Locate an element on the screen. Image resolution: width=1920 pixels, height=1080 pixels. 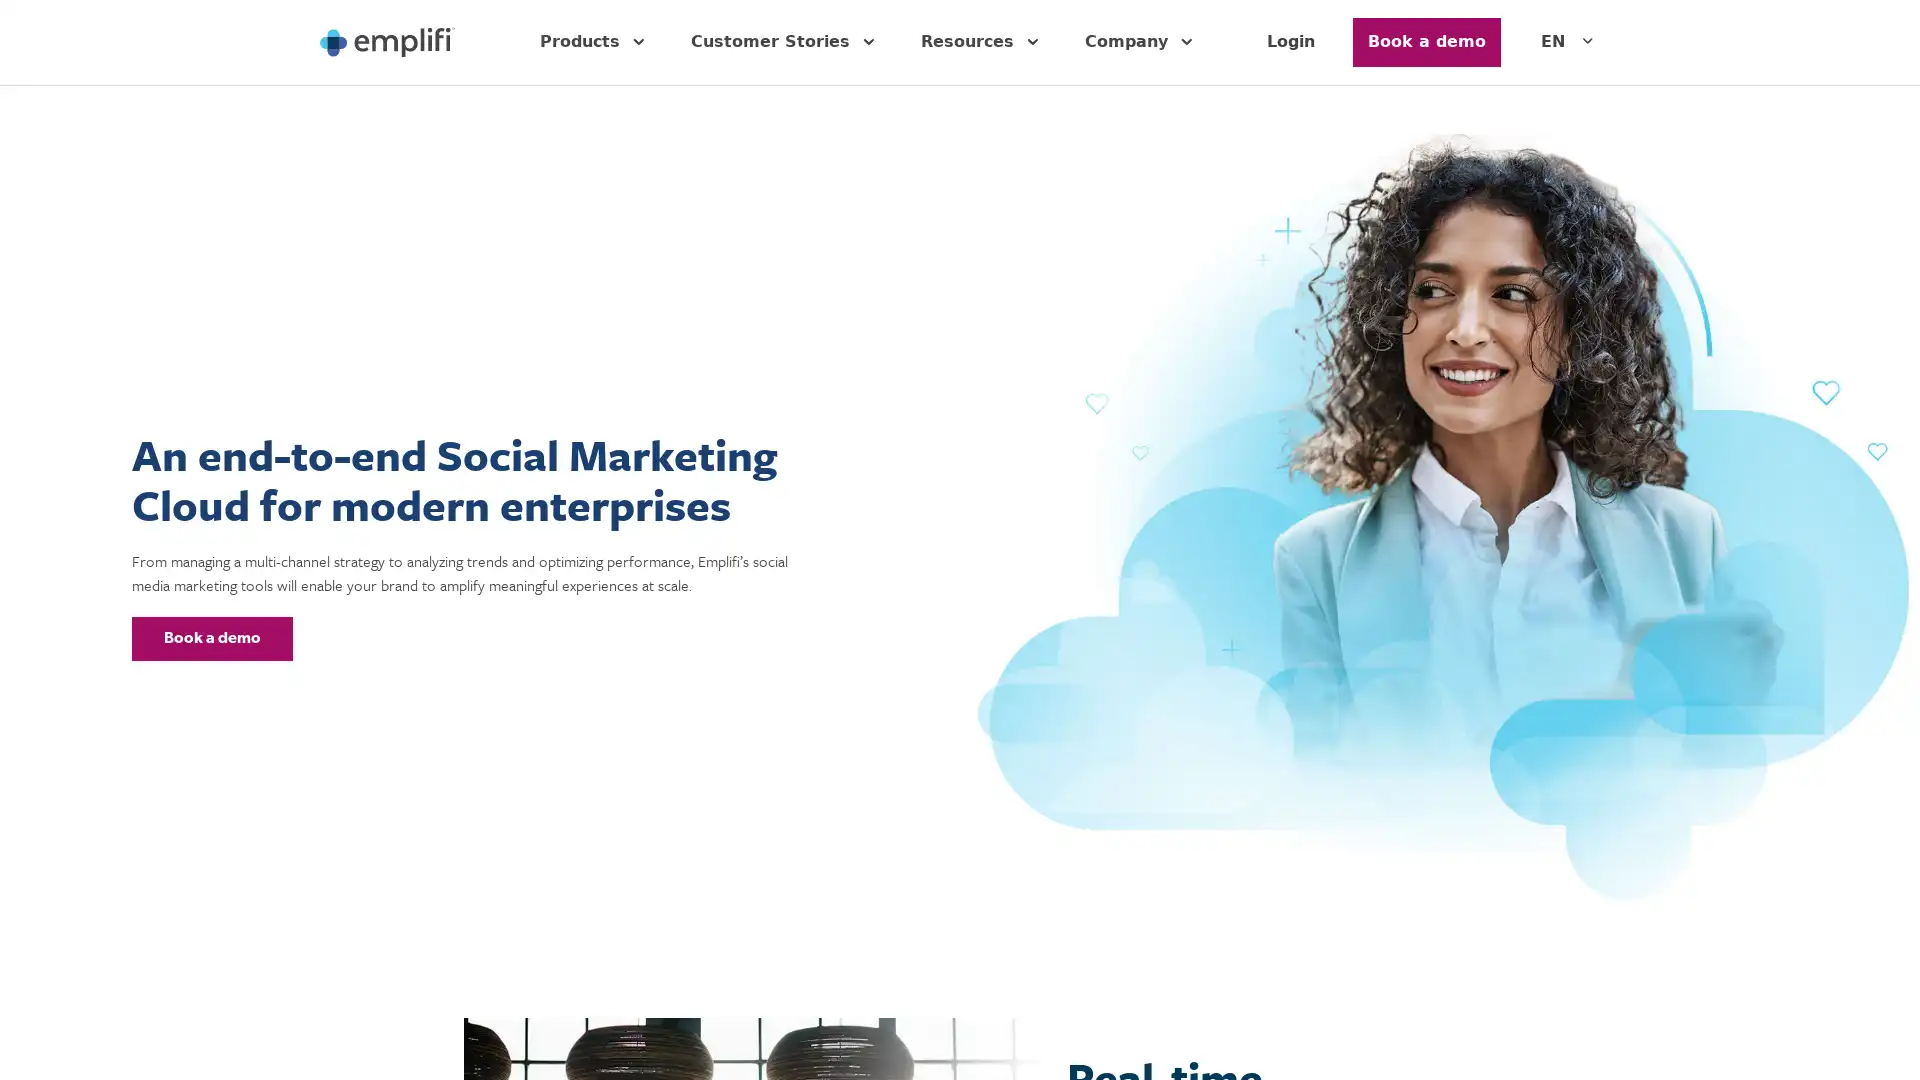
EN is located at coordinates (1569, 42).